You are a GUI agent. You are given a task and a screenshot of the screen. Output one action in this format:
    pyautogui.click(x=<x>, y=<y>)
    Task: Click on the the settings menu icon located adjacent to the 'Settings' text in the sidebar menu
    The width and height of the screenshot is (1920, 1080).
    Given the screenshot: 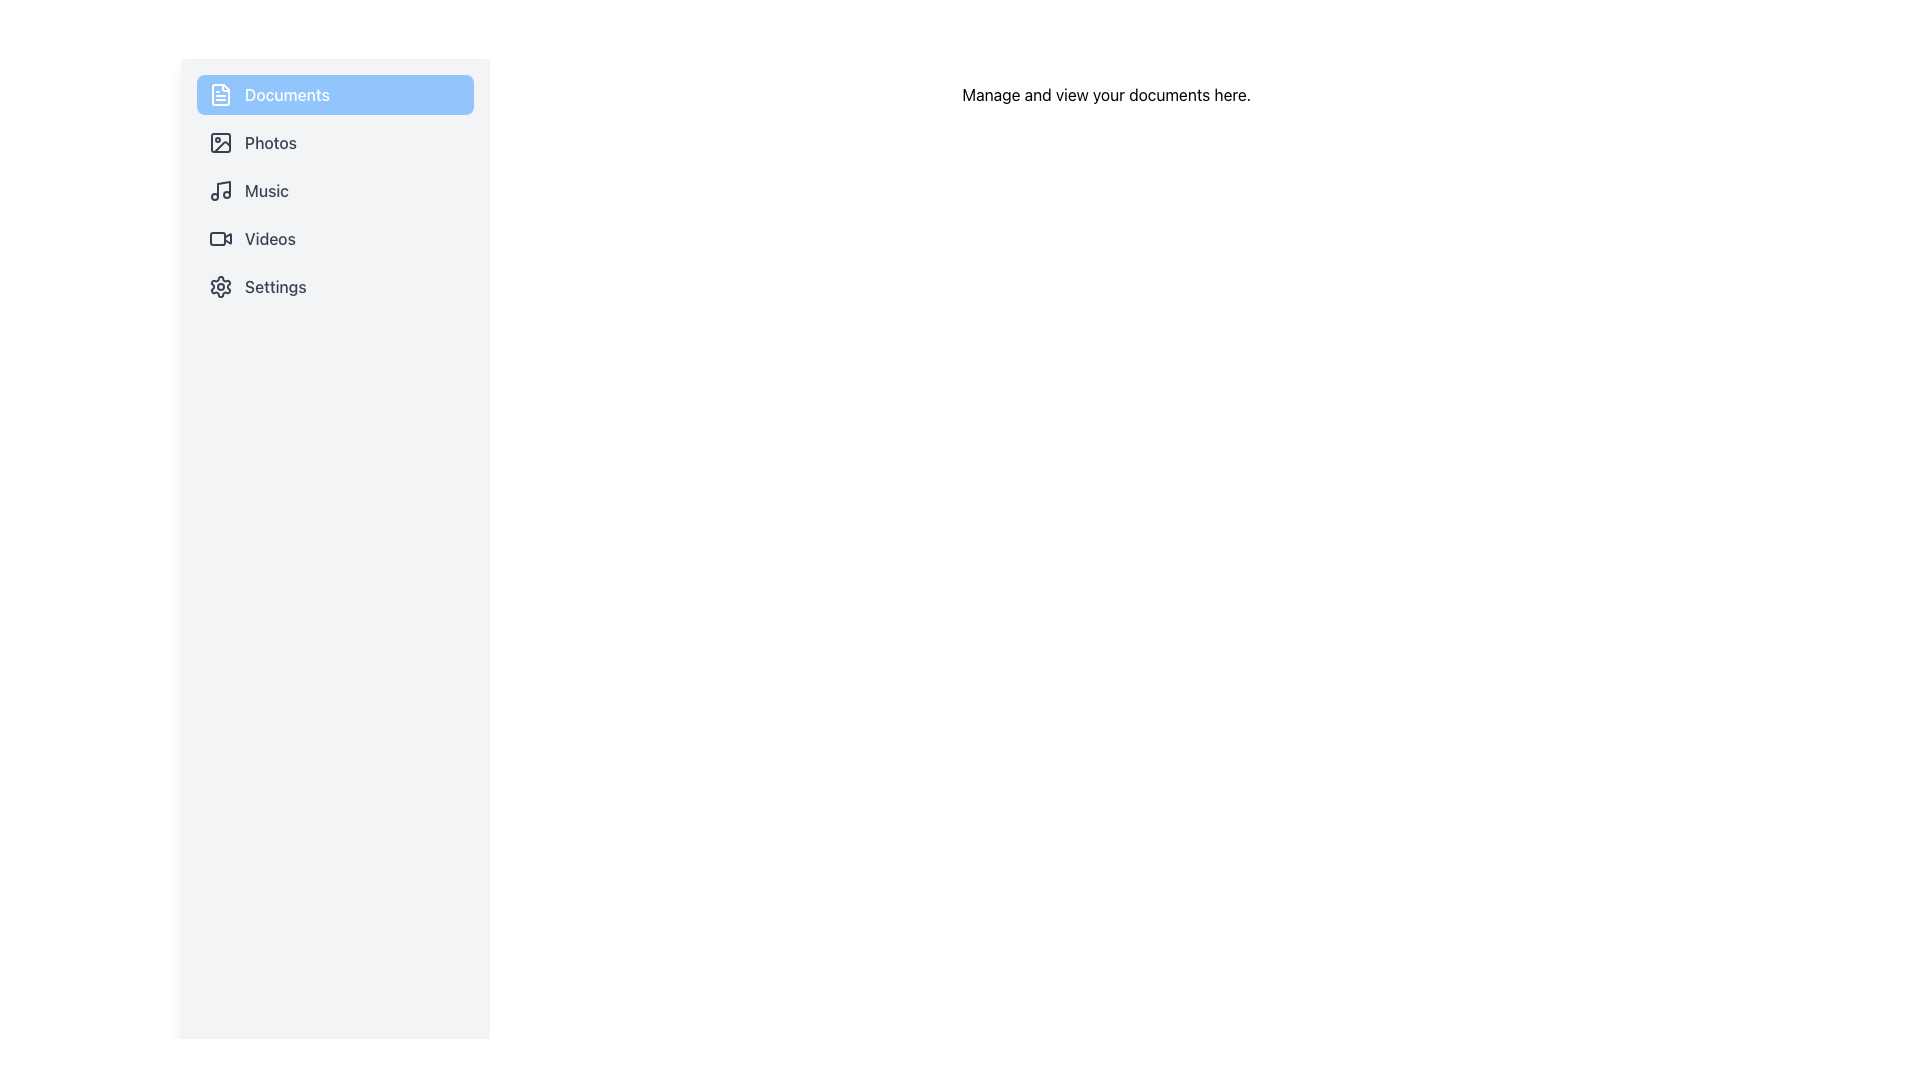 What is the action you would take?
    pyautogui.click(x=220, y=286)
    